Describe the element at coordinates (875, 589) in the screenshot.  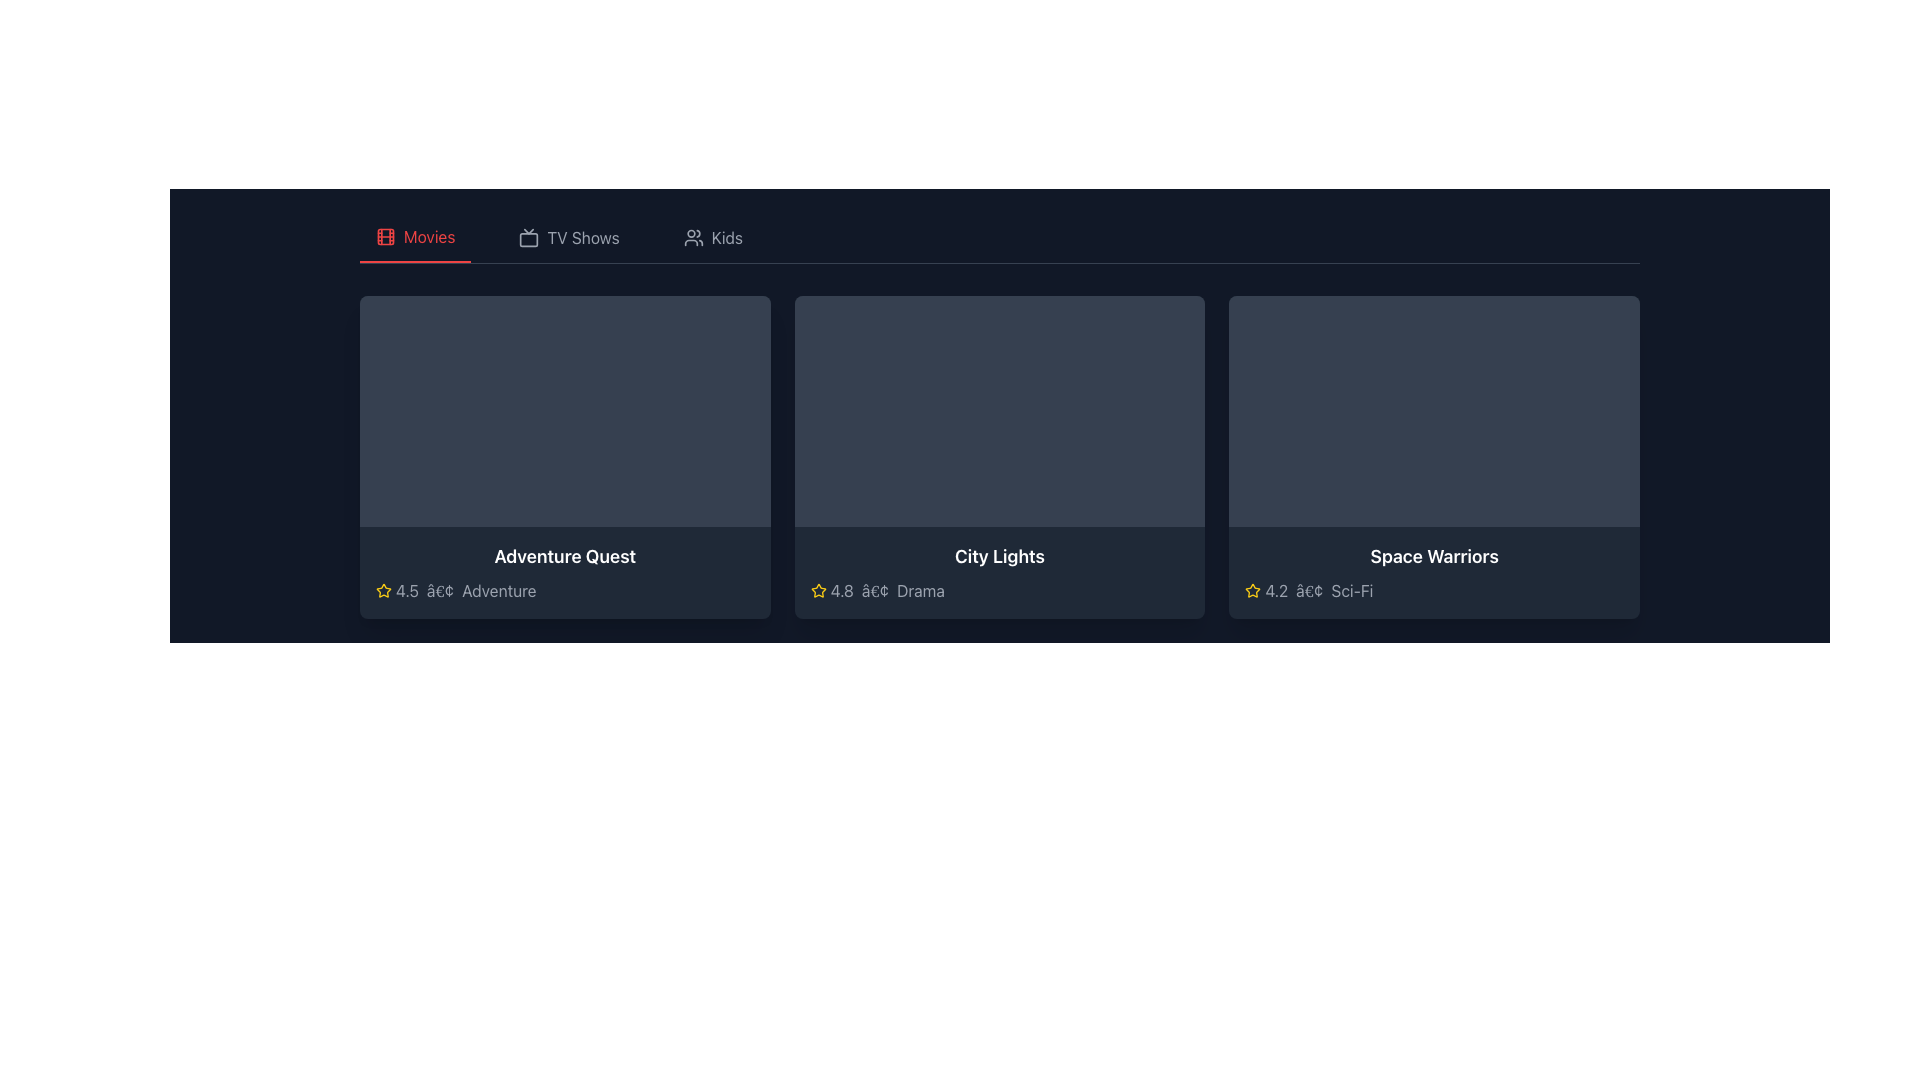
I see `the text separator that enhances readability between the numeric rating '4.8' and the genre label 'Drama' for the movie entry 'City Lights'` at that location.